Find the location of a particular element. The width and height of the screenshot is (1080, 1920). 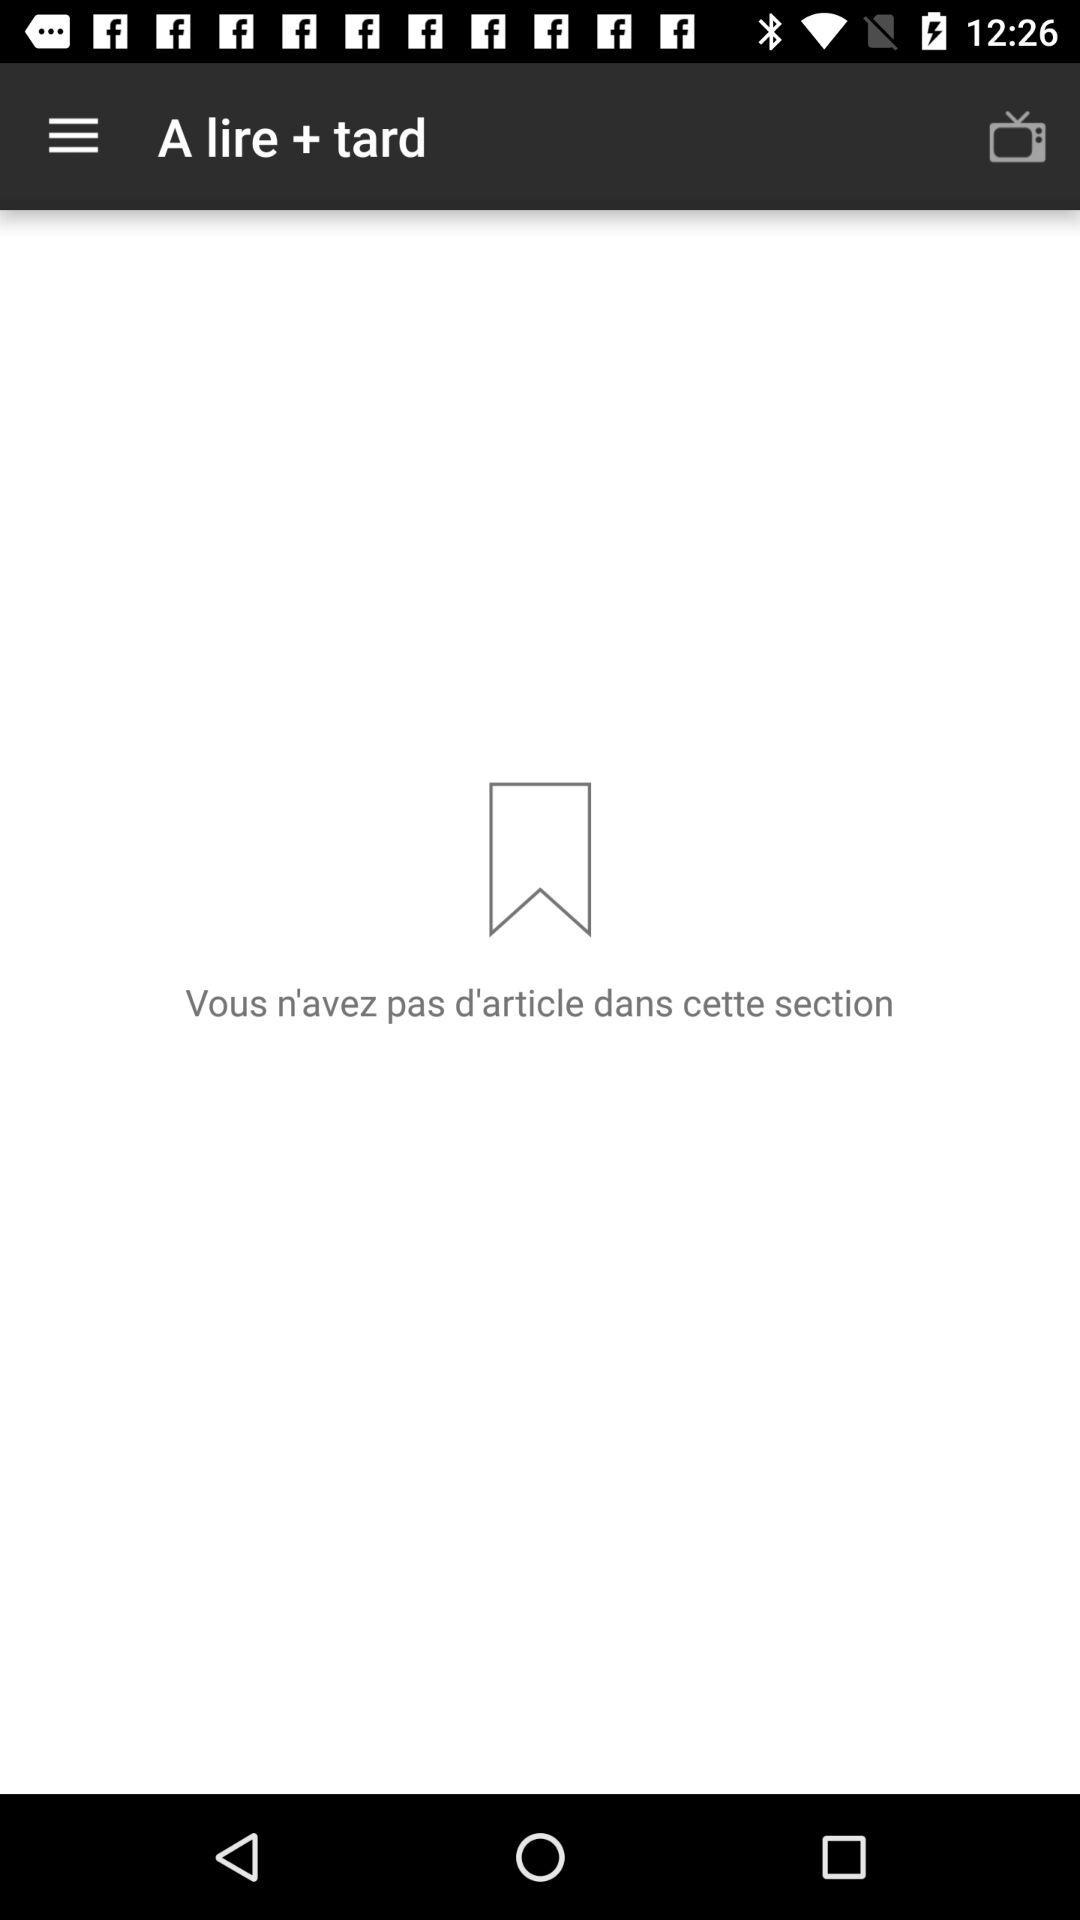

icon to the left of the a lire + tard item is located at coordinates (72, 135).